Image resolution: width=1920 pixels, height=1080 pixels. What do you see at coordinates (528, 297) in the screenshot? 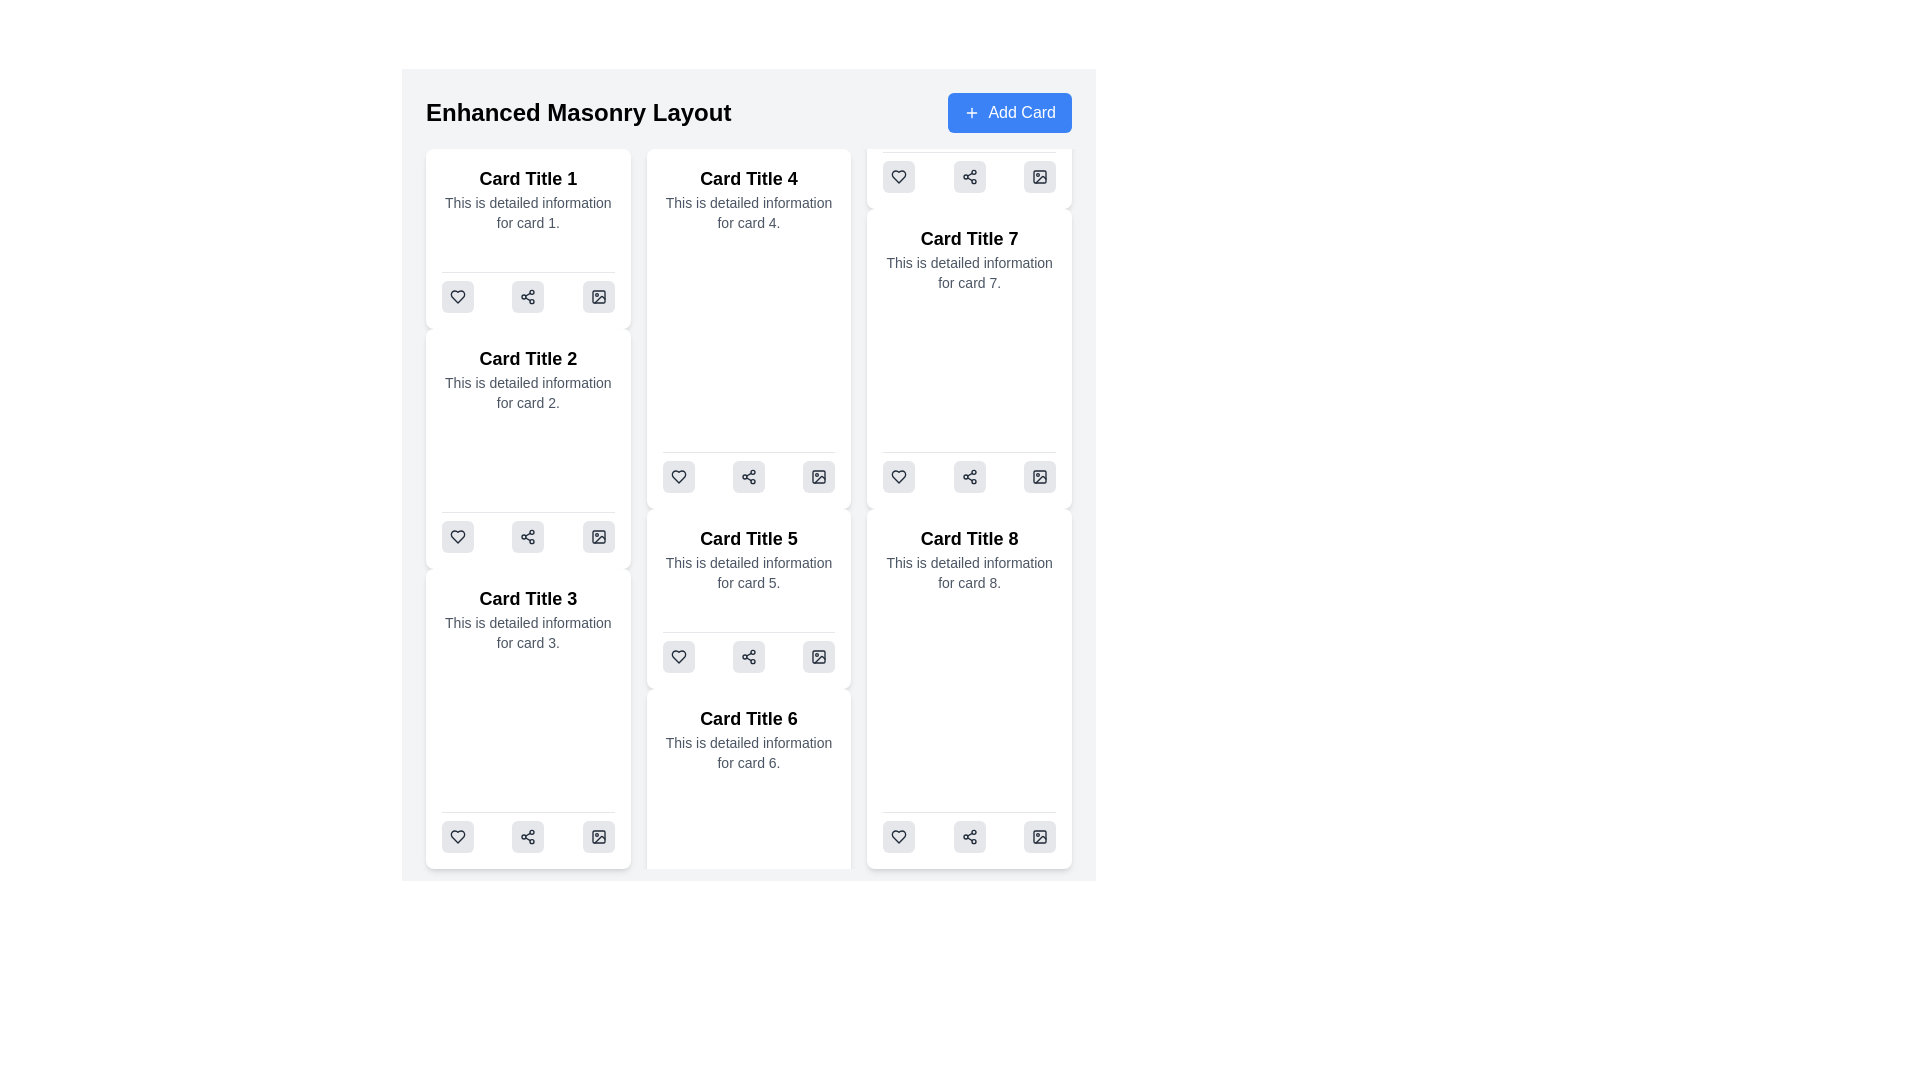
I see `the middle icon button resembling nodes connected by lines` at bounding box center [528, 297].